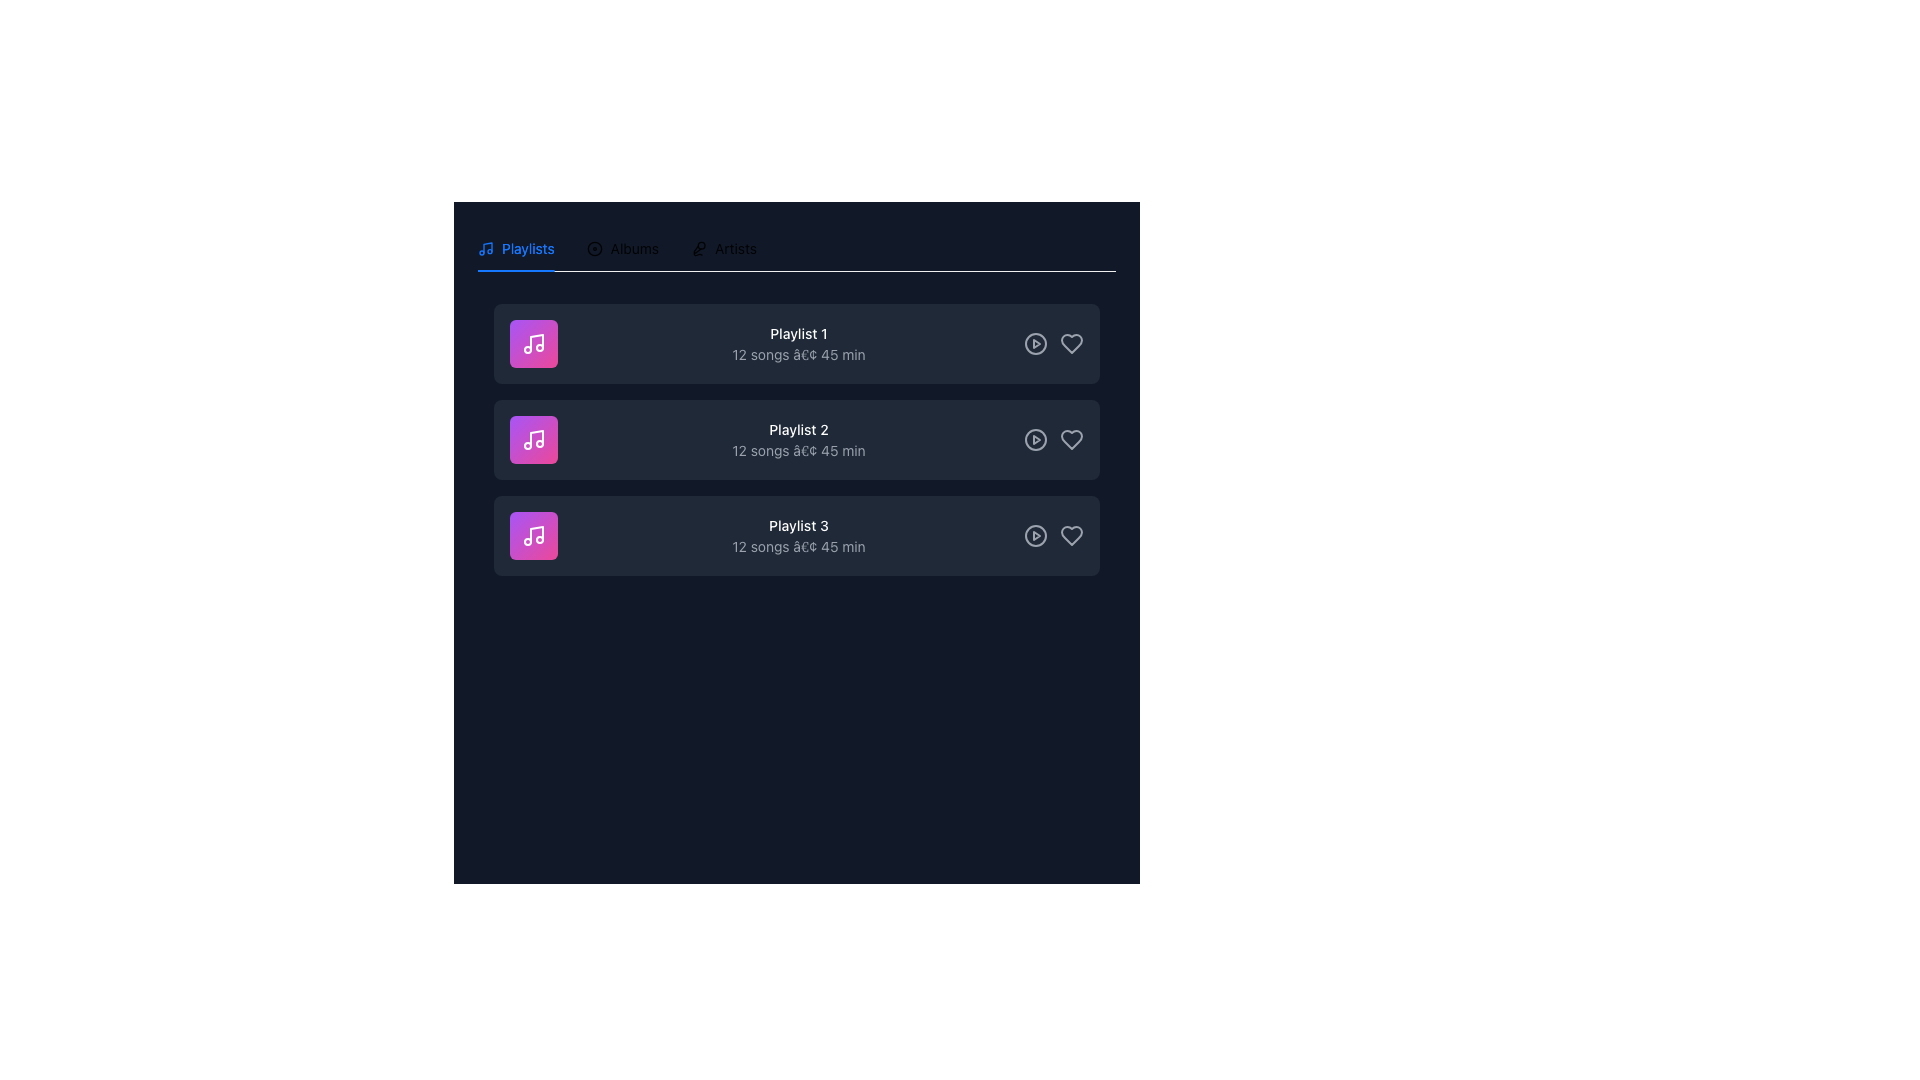 This screenshot has width=1920, height=1080. Describe the element at coordinates (533, 535) in the screenshot. I see `the graphical icon representing 'Playlist 3' located to the left of the text 'Playlist 3'` at that location.